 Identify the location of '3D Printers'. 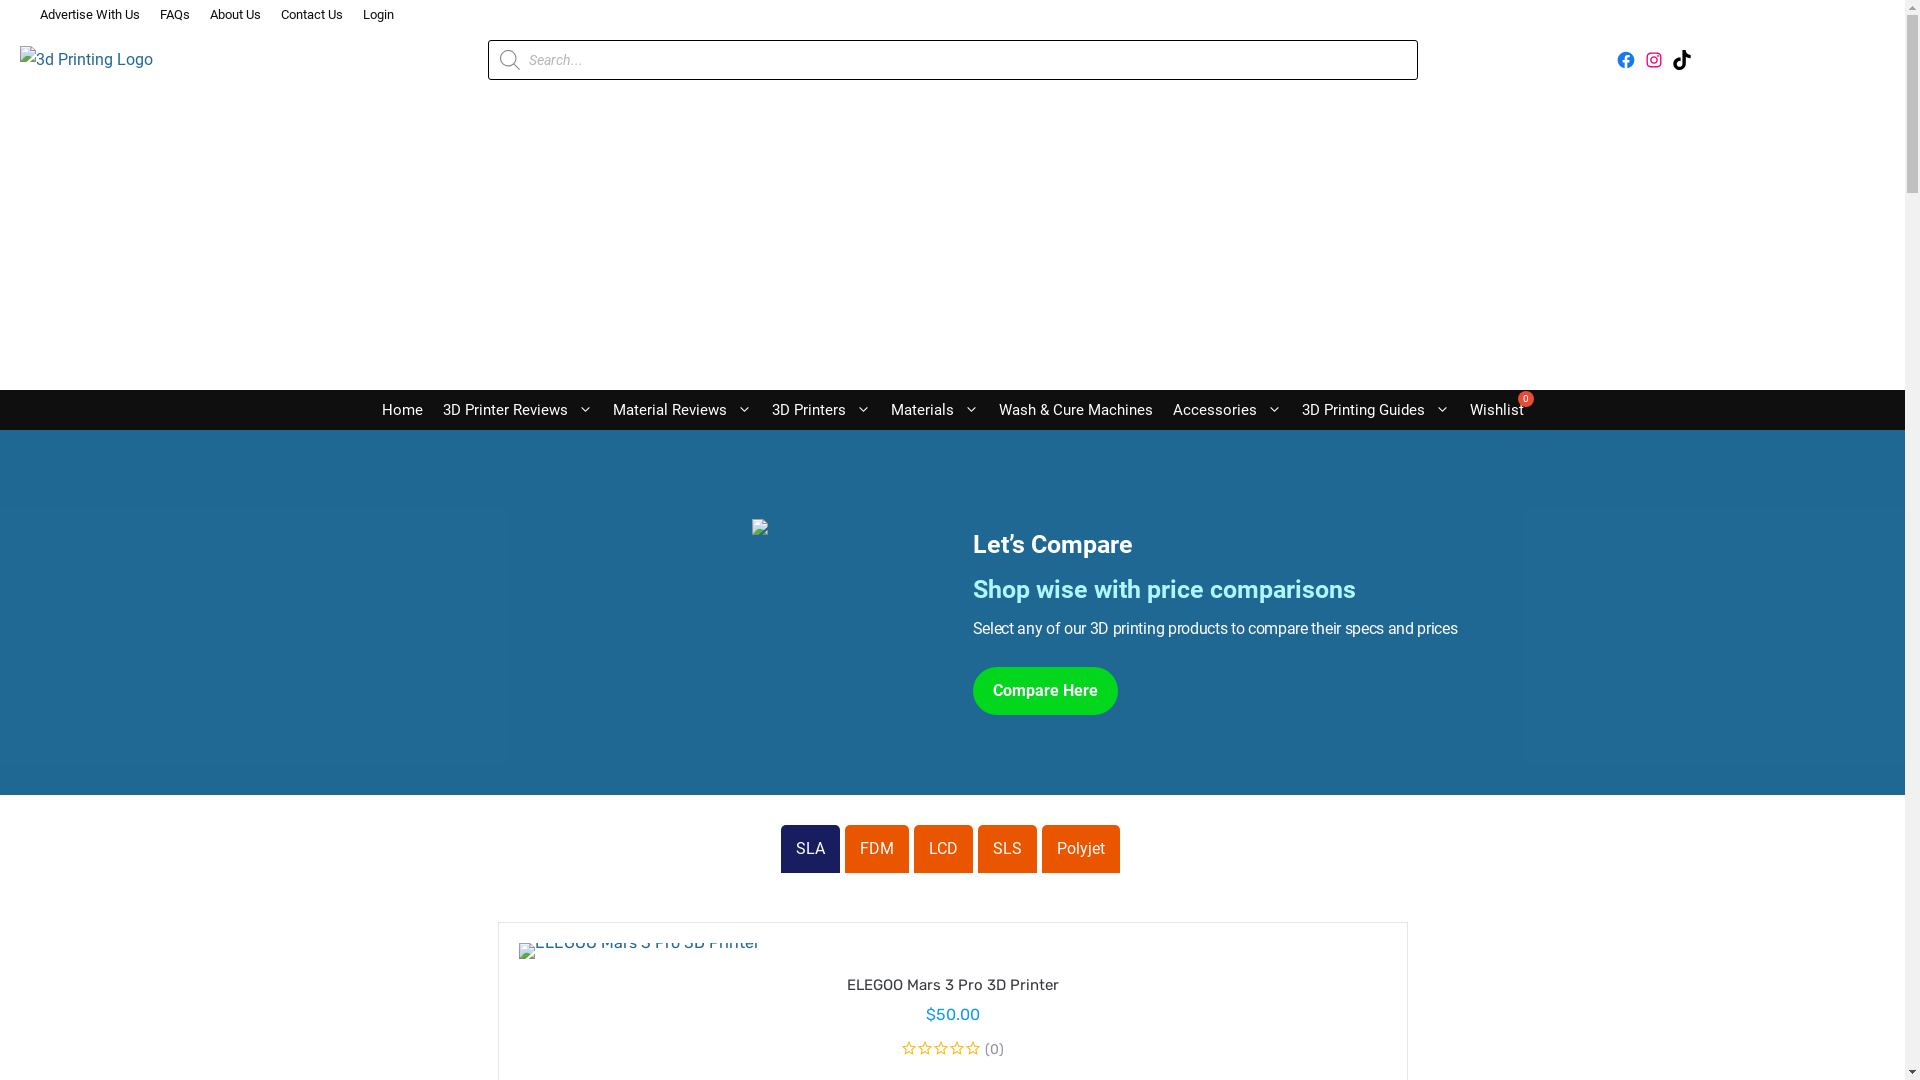
(821, 408).